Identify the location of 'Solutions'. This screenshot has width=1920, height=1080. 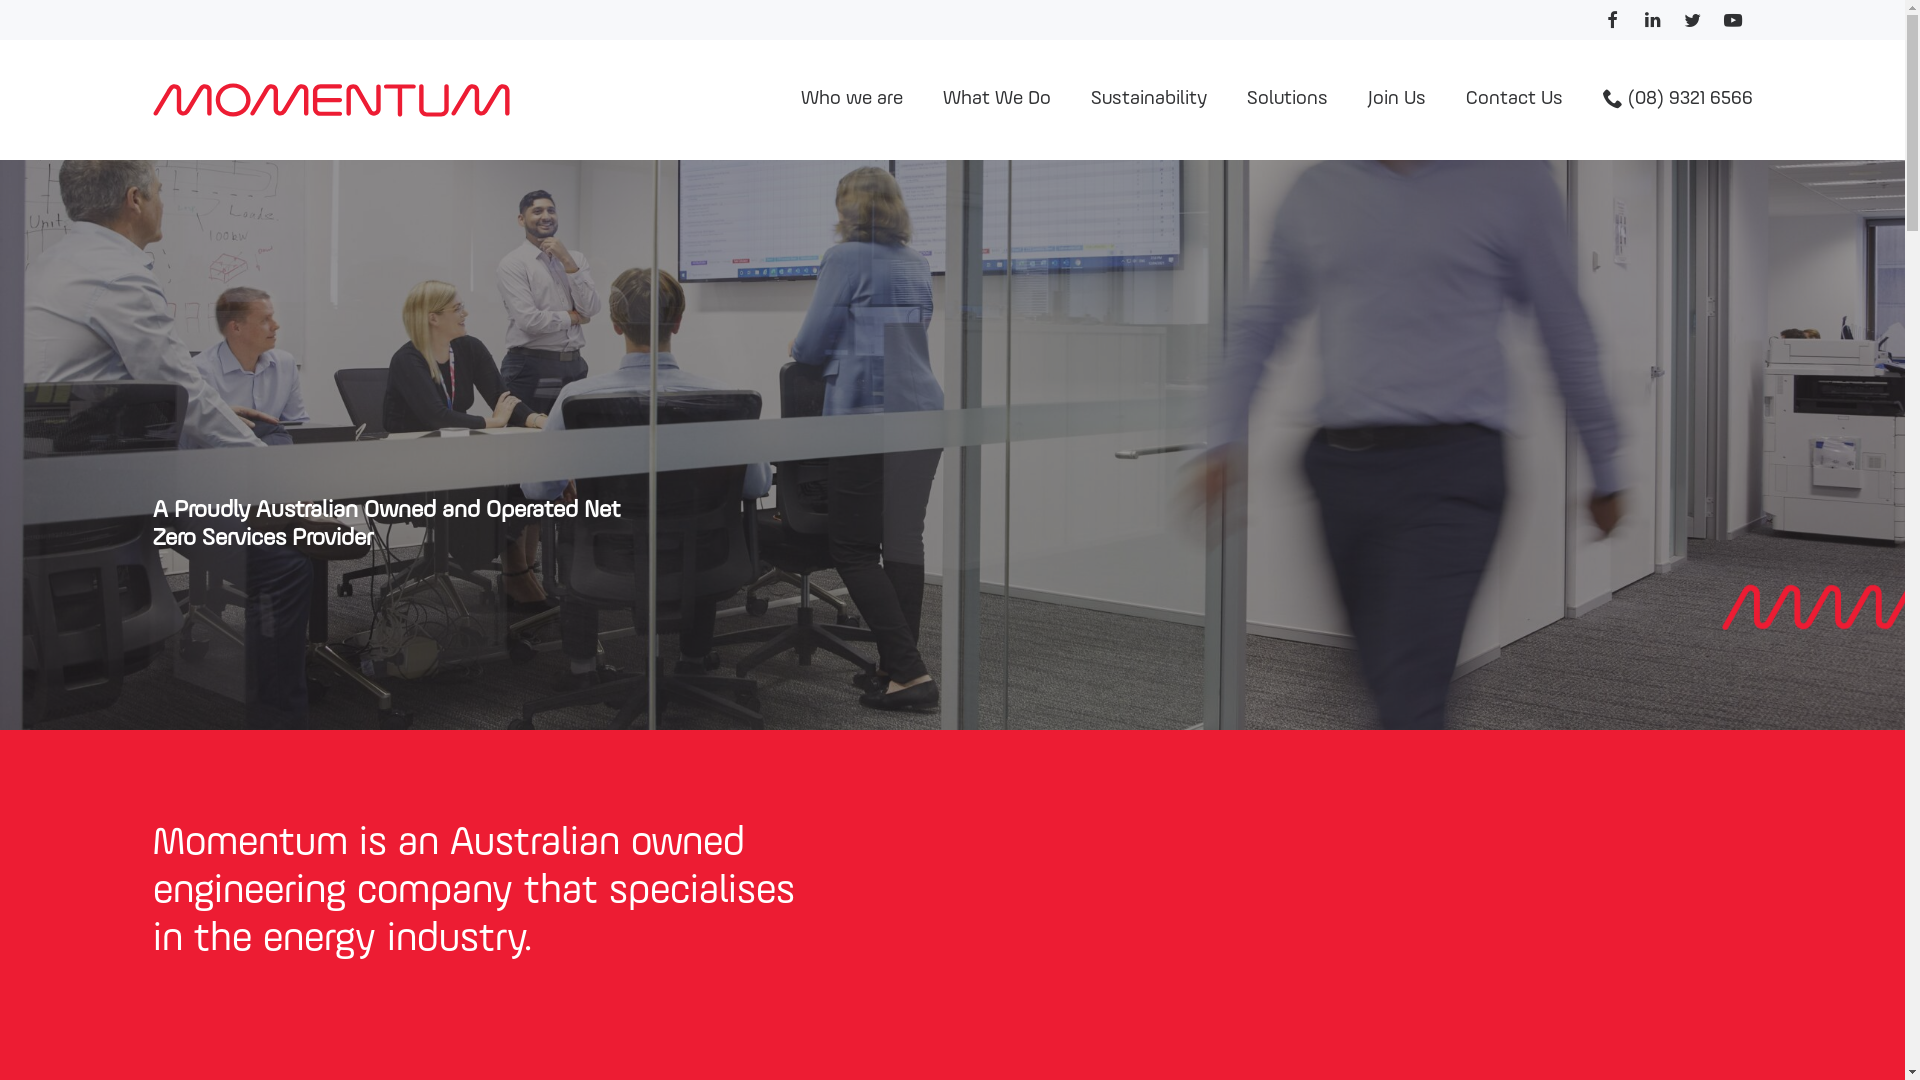
(1286, 100).